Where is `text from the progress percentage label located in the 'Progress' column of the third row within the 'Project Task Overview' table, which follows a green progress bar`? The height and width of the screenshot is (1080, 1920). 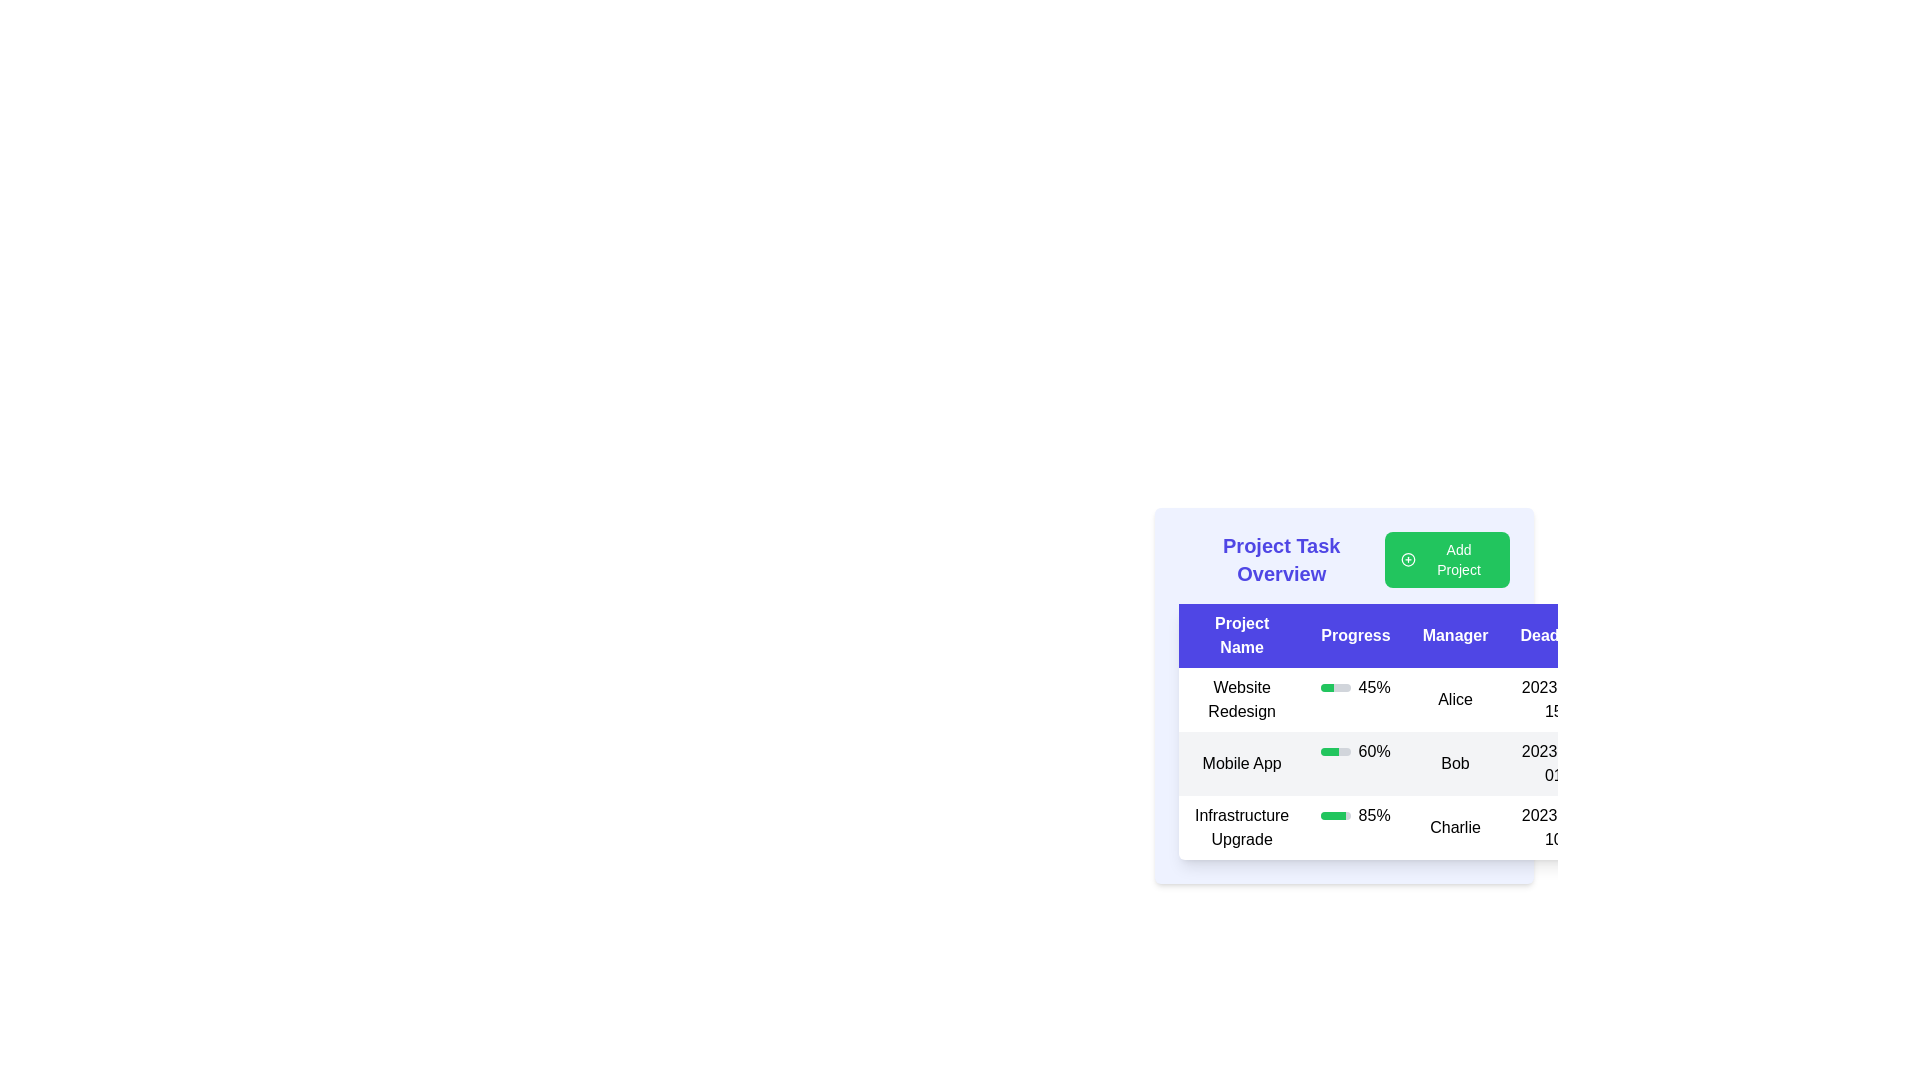 text from the progress percentage label located in the 'Progress' column of the third row within the 'Project Task Overview' table, which follows a green progress bar is located at coordinates (1373, 816).